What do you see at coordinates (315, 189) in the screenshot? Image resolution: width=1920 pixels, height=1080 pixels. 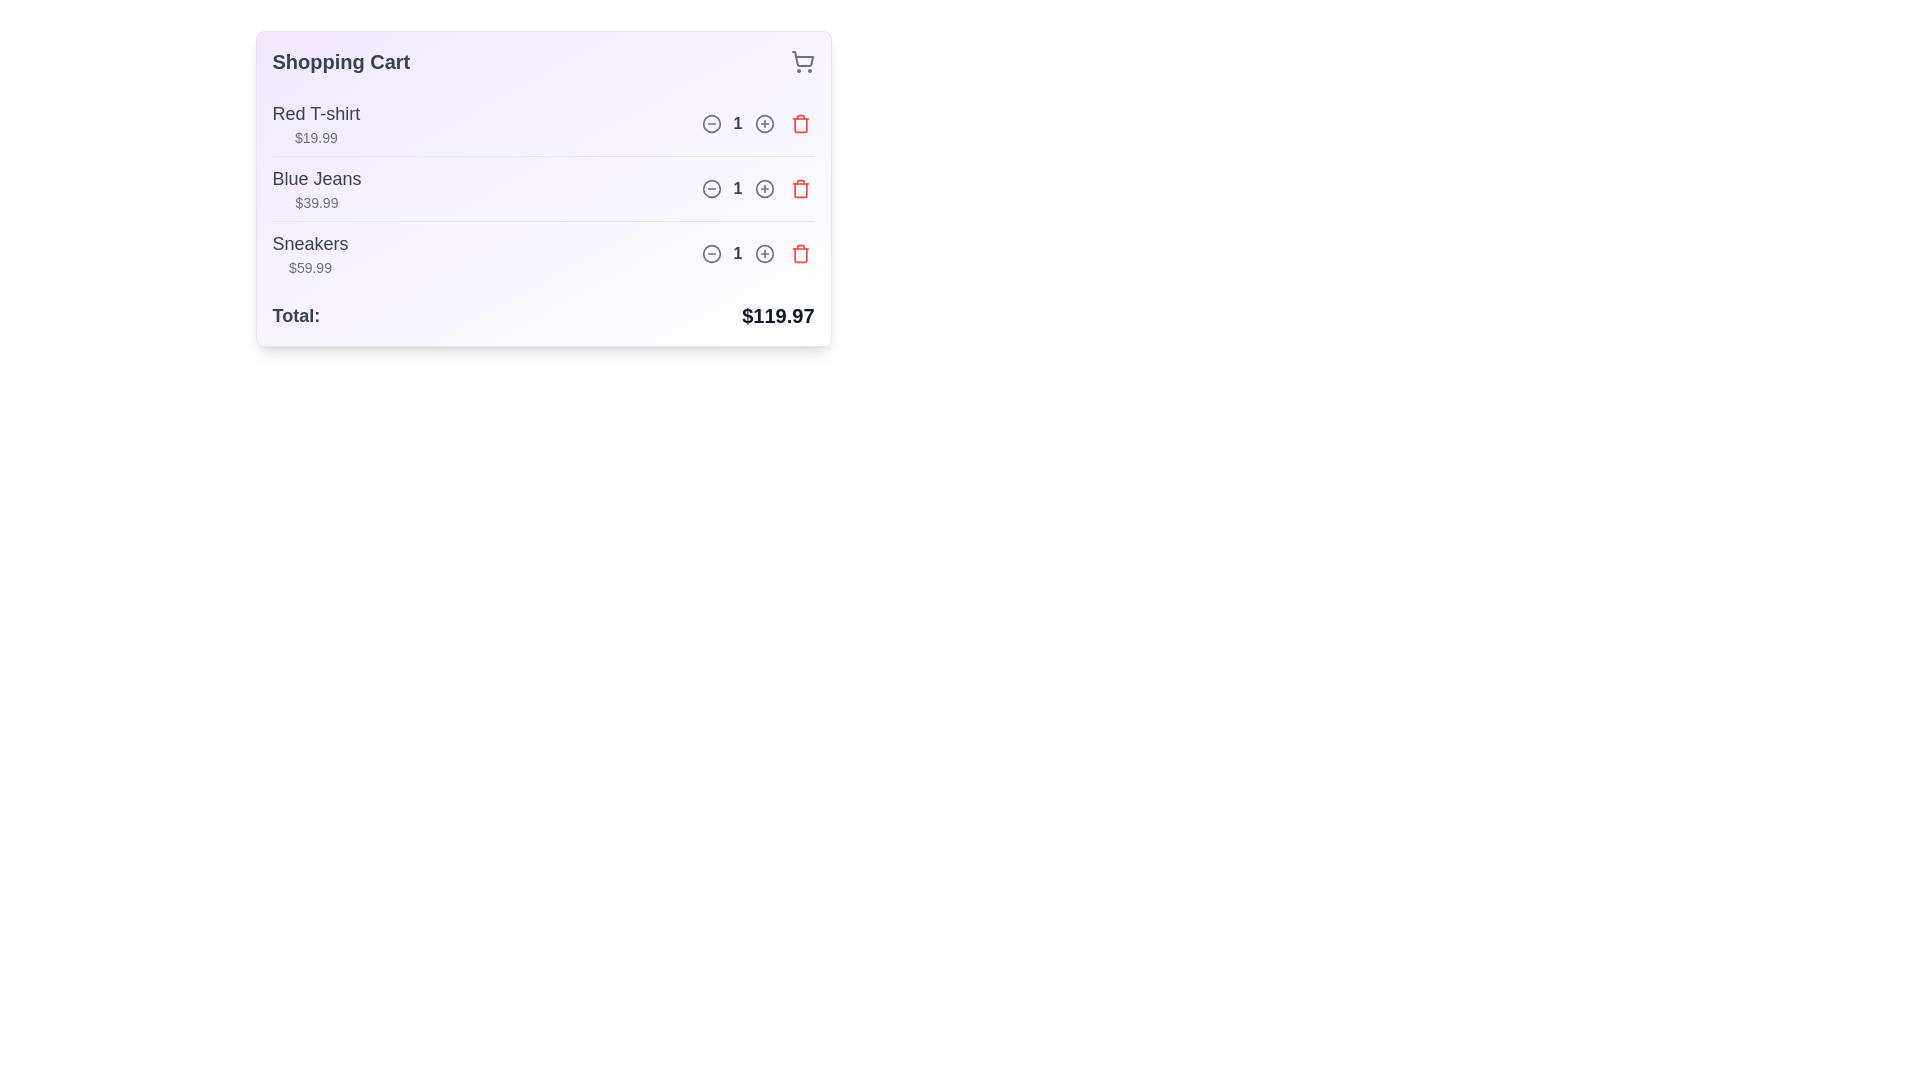 I see `the Text display element that shows 'Blue Jeans' and '$39.99', located in the shopping cart list as the second item` at bounding box center [315, 189].